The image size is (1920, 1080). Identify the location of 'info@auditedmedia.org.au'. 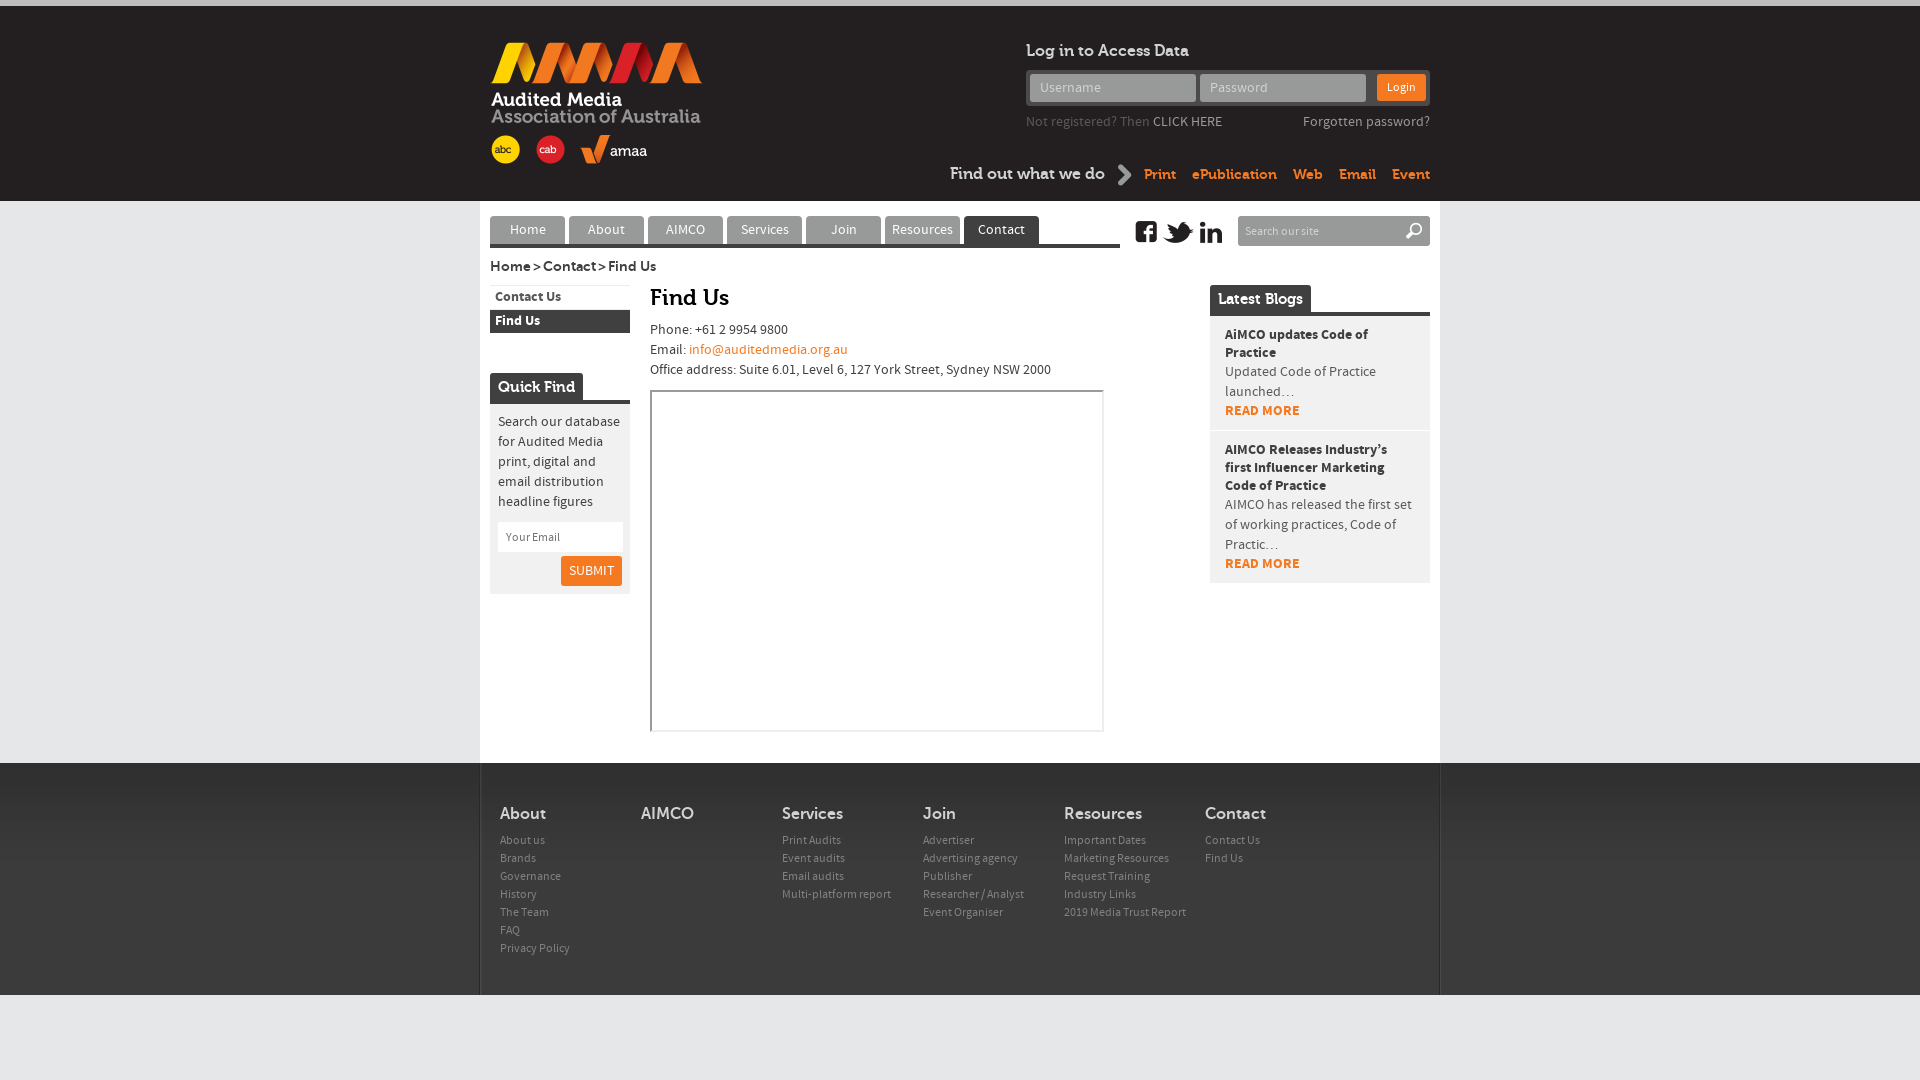
(767, 349).